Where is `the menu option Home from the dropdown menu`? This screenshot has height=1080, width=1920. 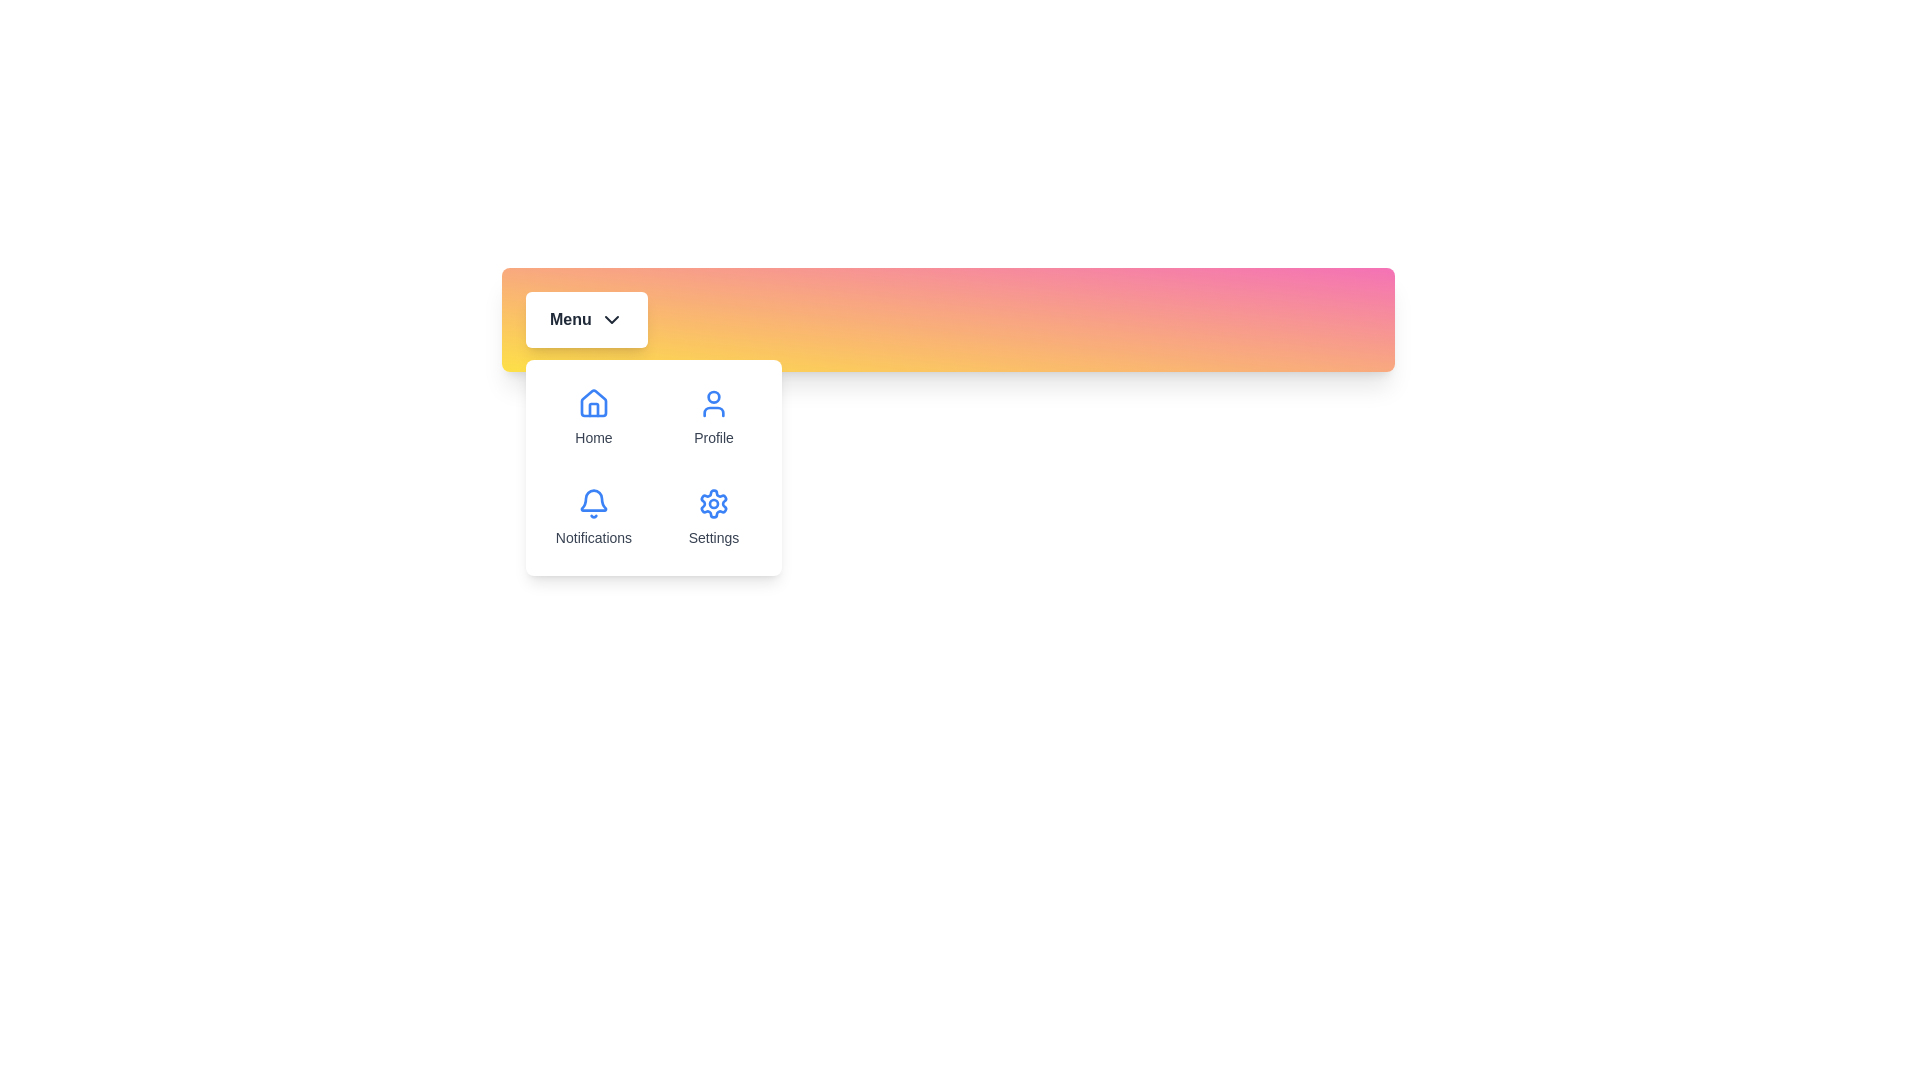
the menu option Home from the dropdown menu is located at coordinates (593, 416).